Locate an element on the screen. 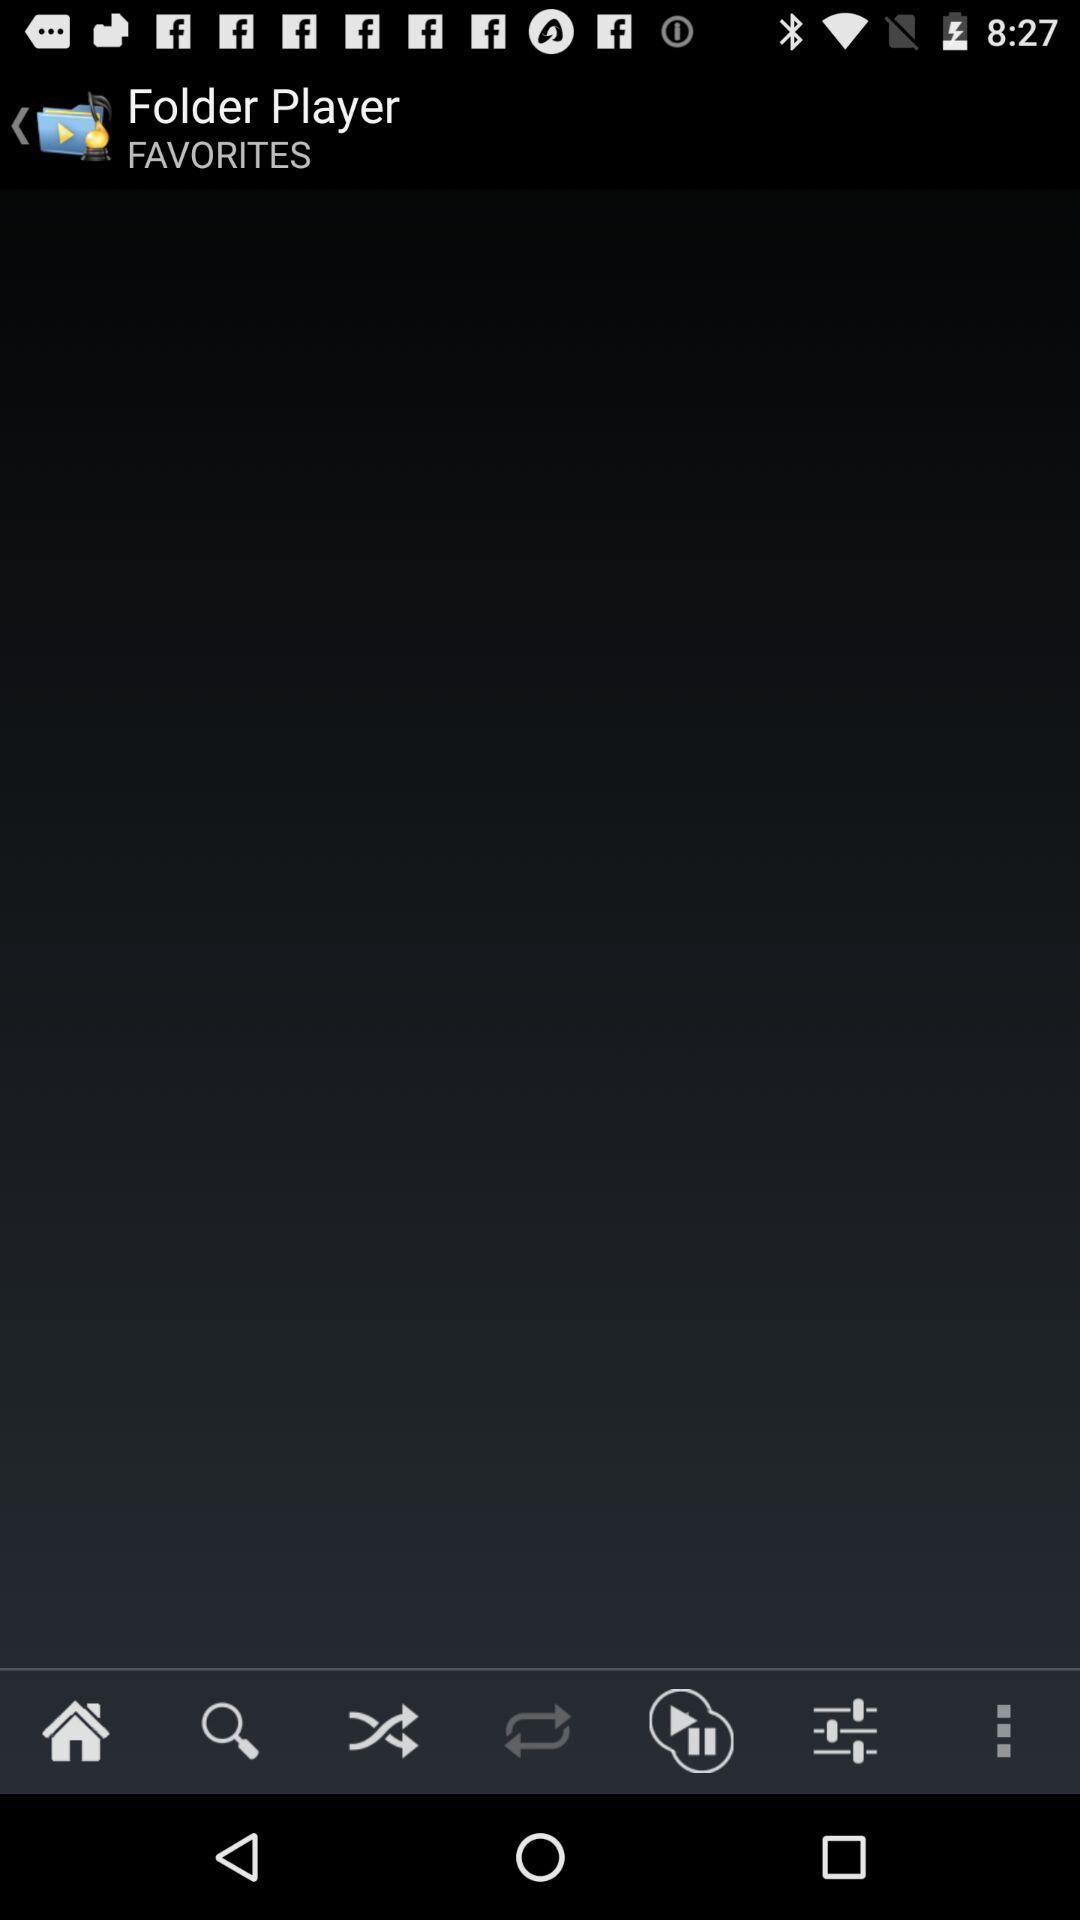 Image resolution: width=1080 pixels, height=1920 pixels. icon at the center is located at coordinates (540, 927).